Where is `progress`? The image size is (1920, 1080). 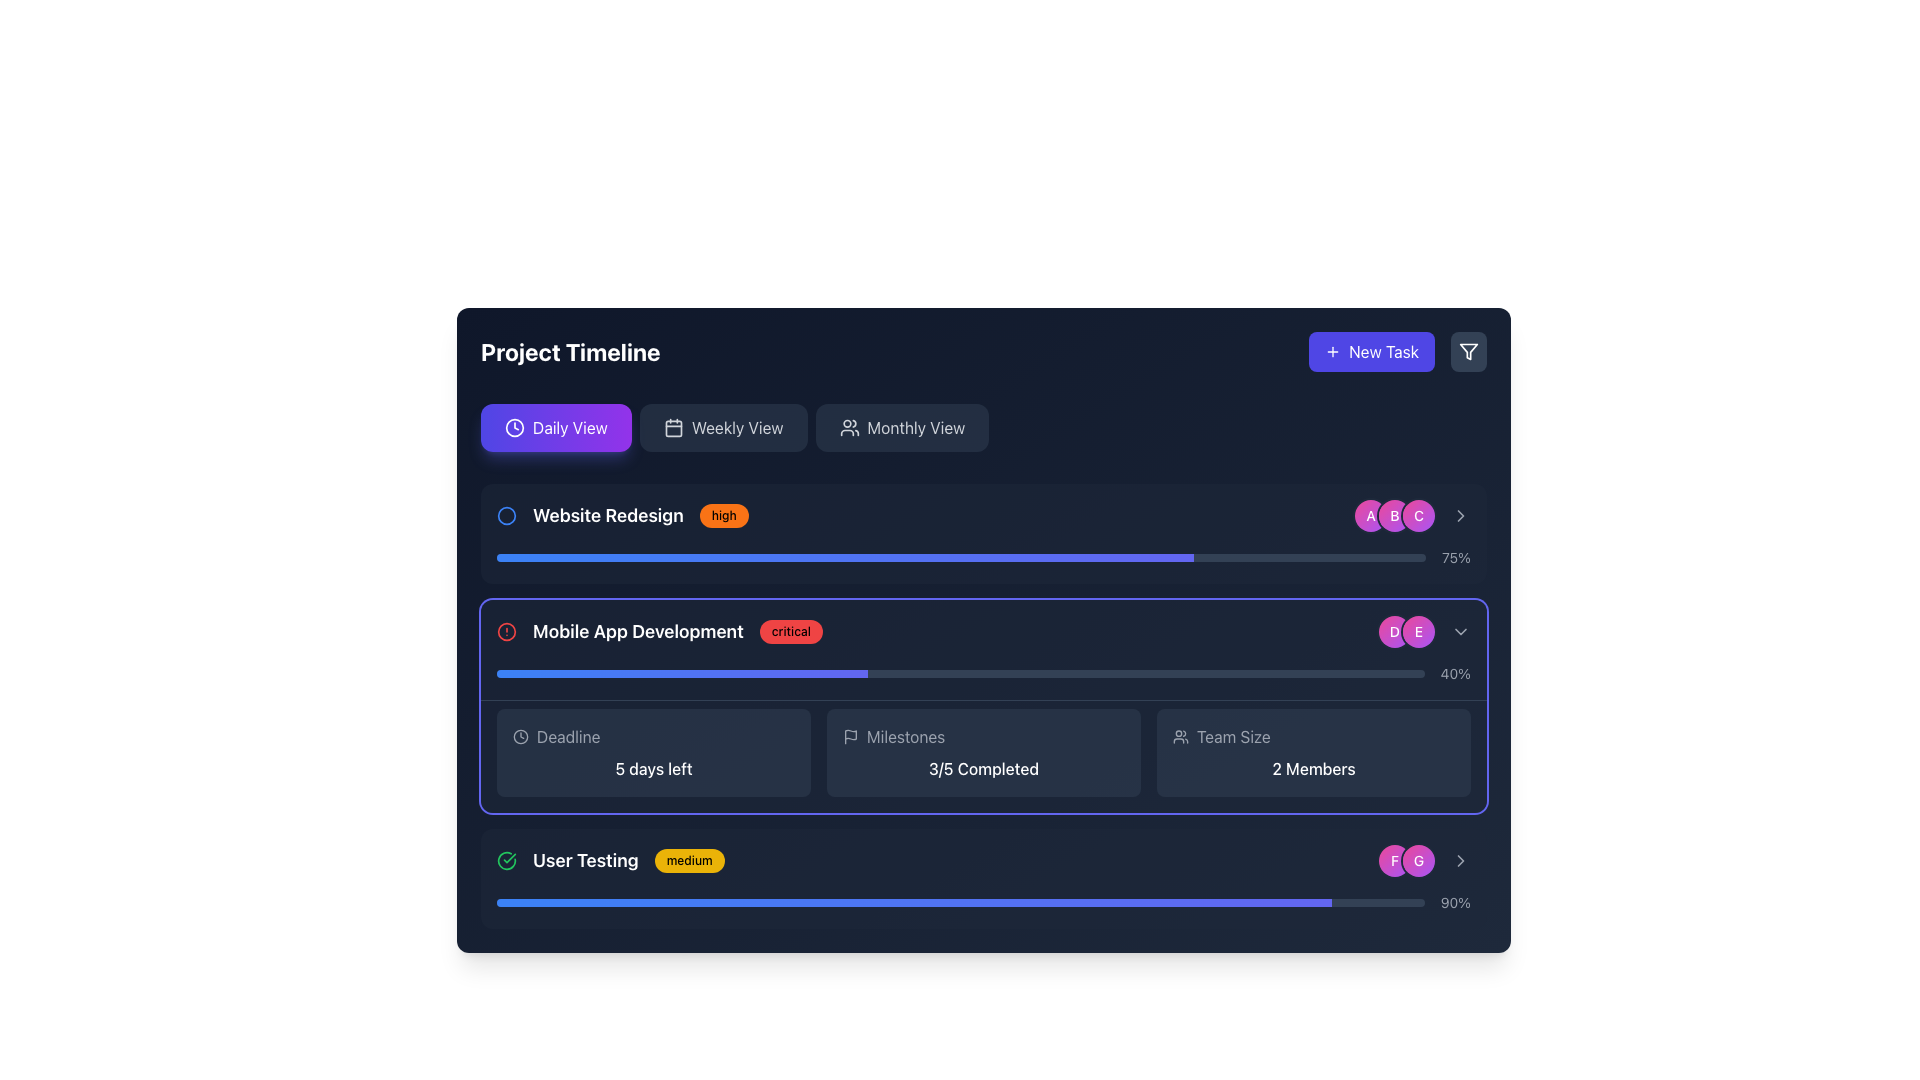
progress is located at coordinates (1046, 558).